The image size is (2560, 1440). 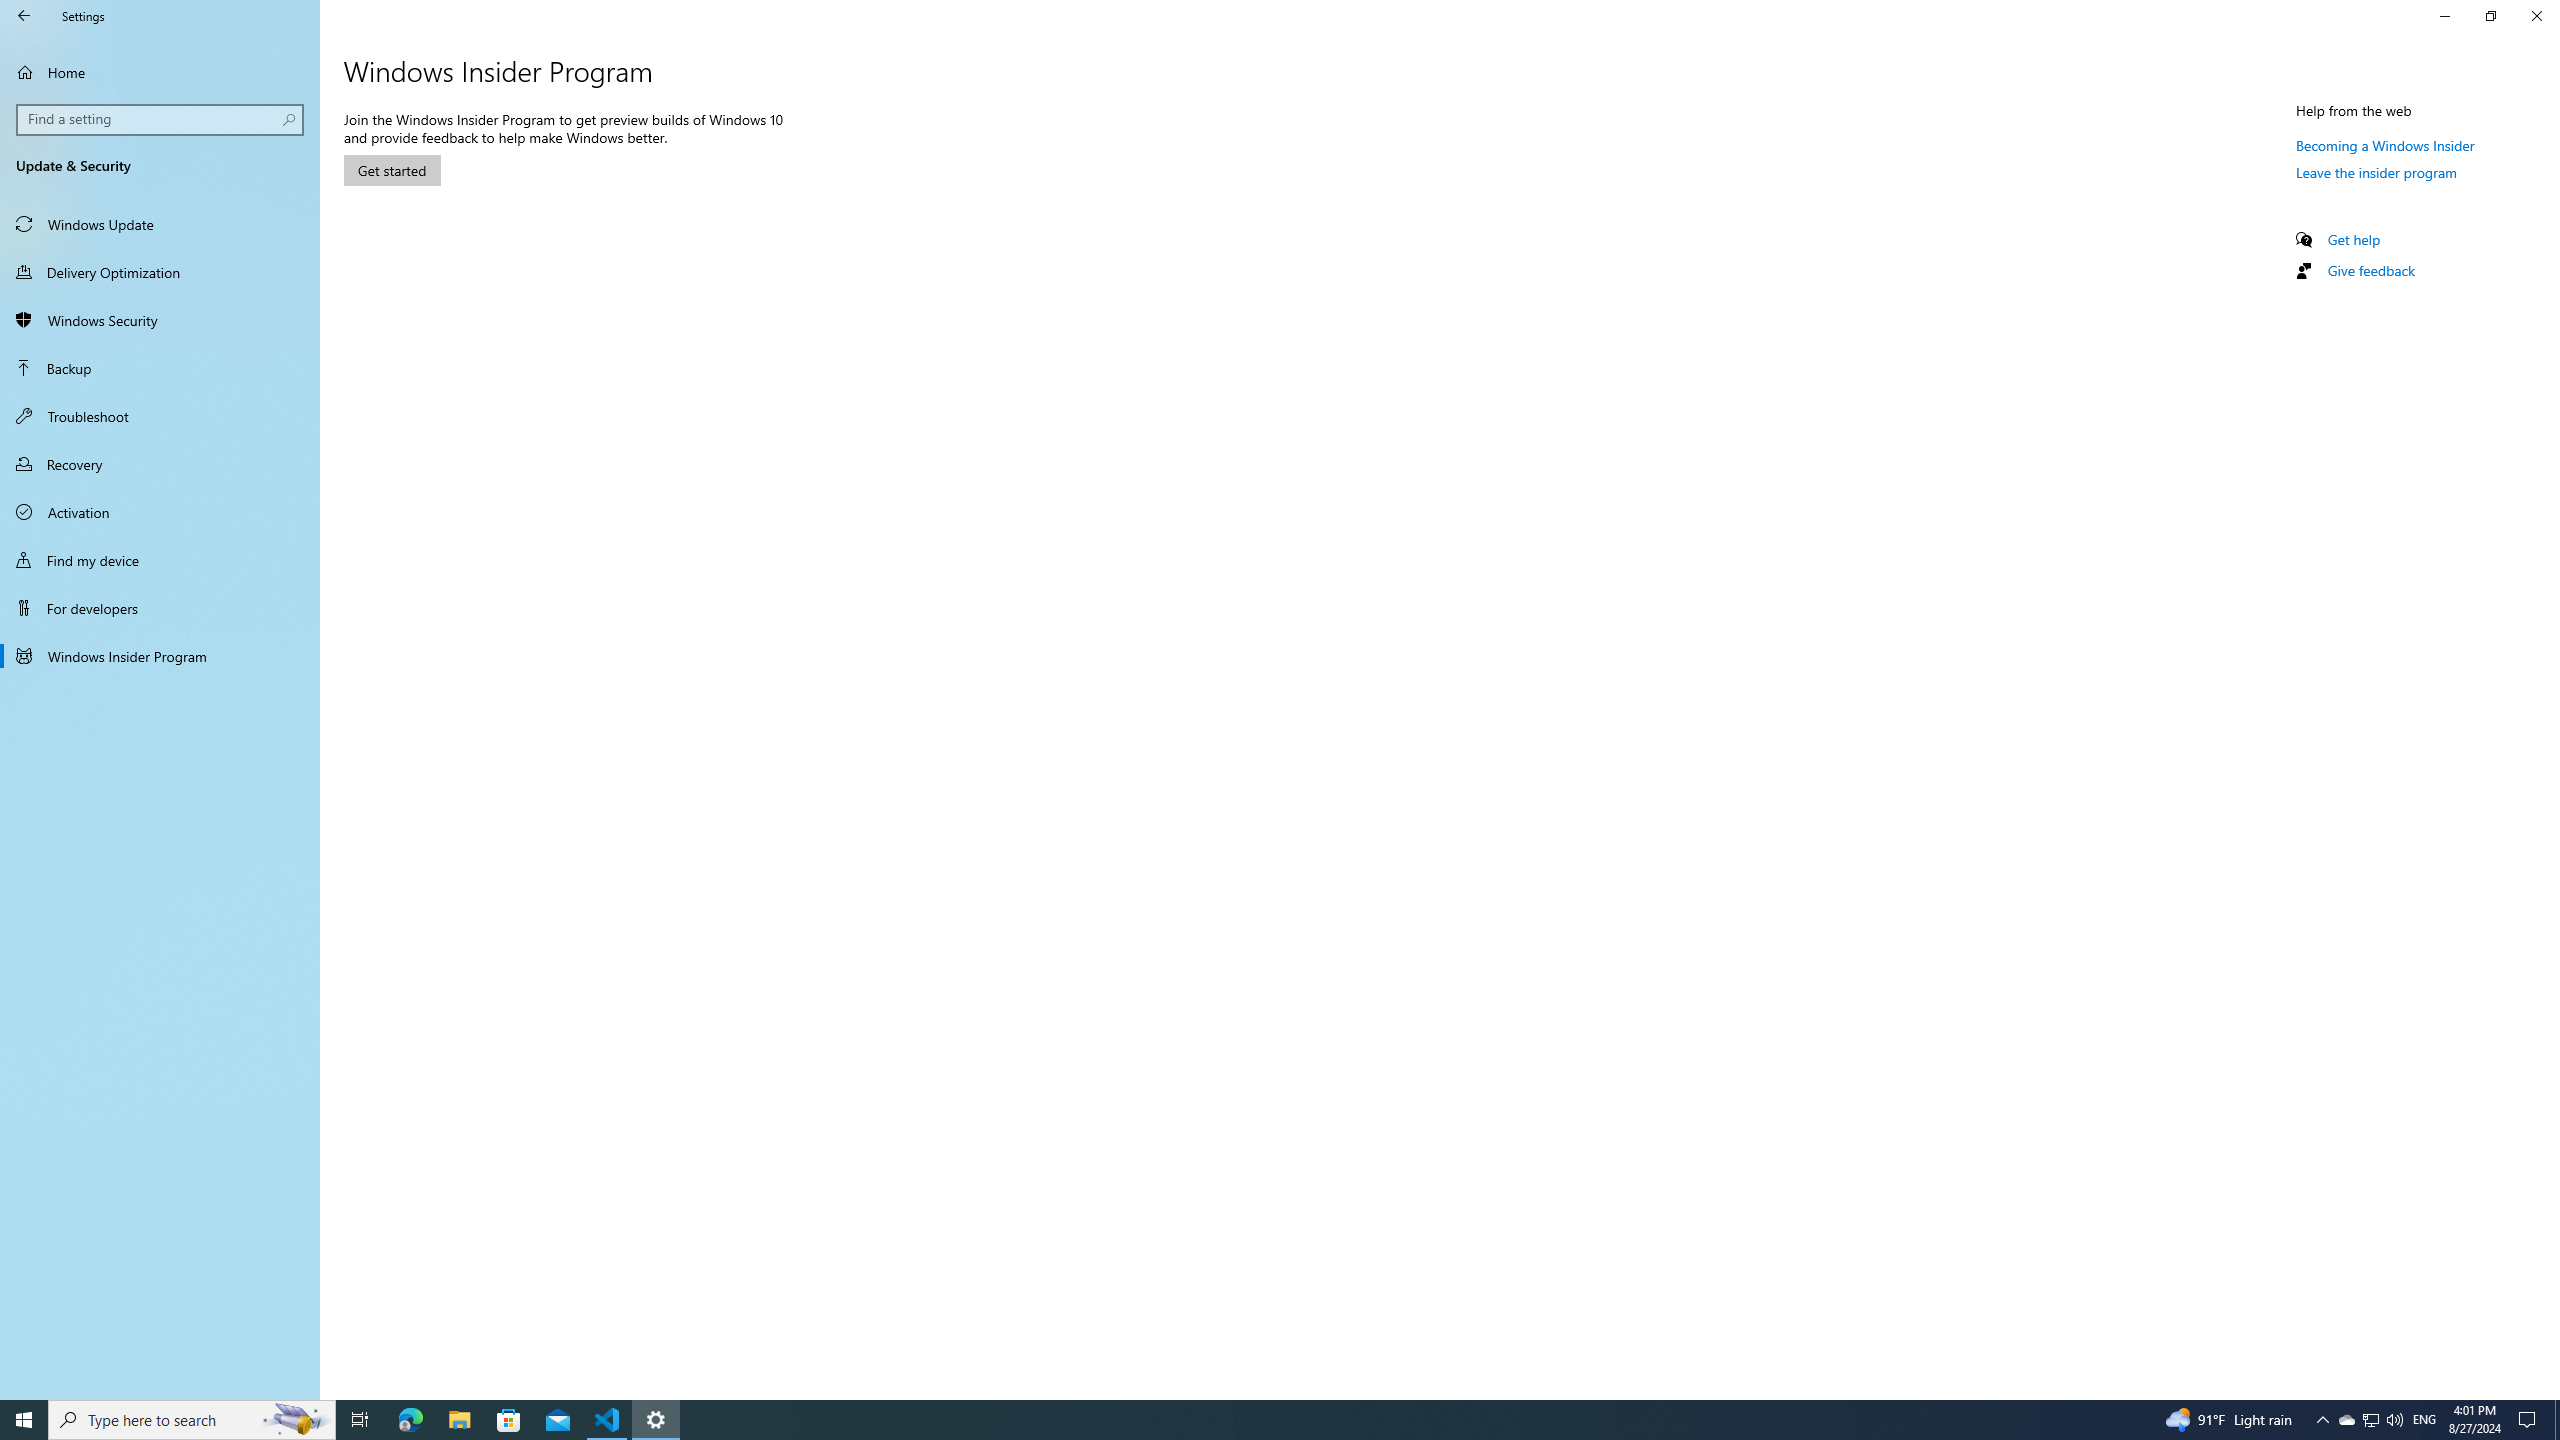 What do you see at coordinates (159, 415) in the screenshot?
I see `'Troubleshoot'` at bounding box center [159, 415].